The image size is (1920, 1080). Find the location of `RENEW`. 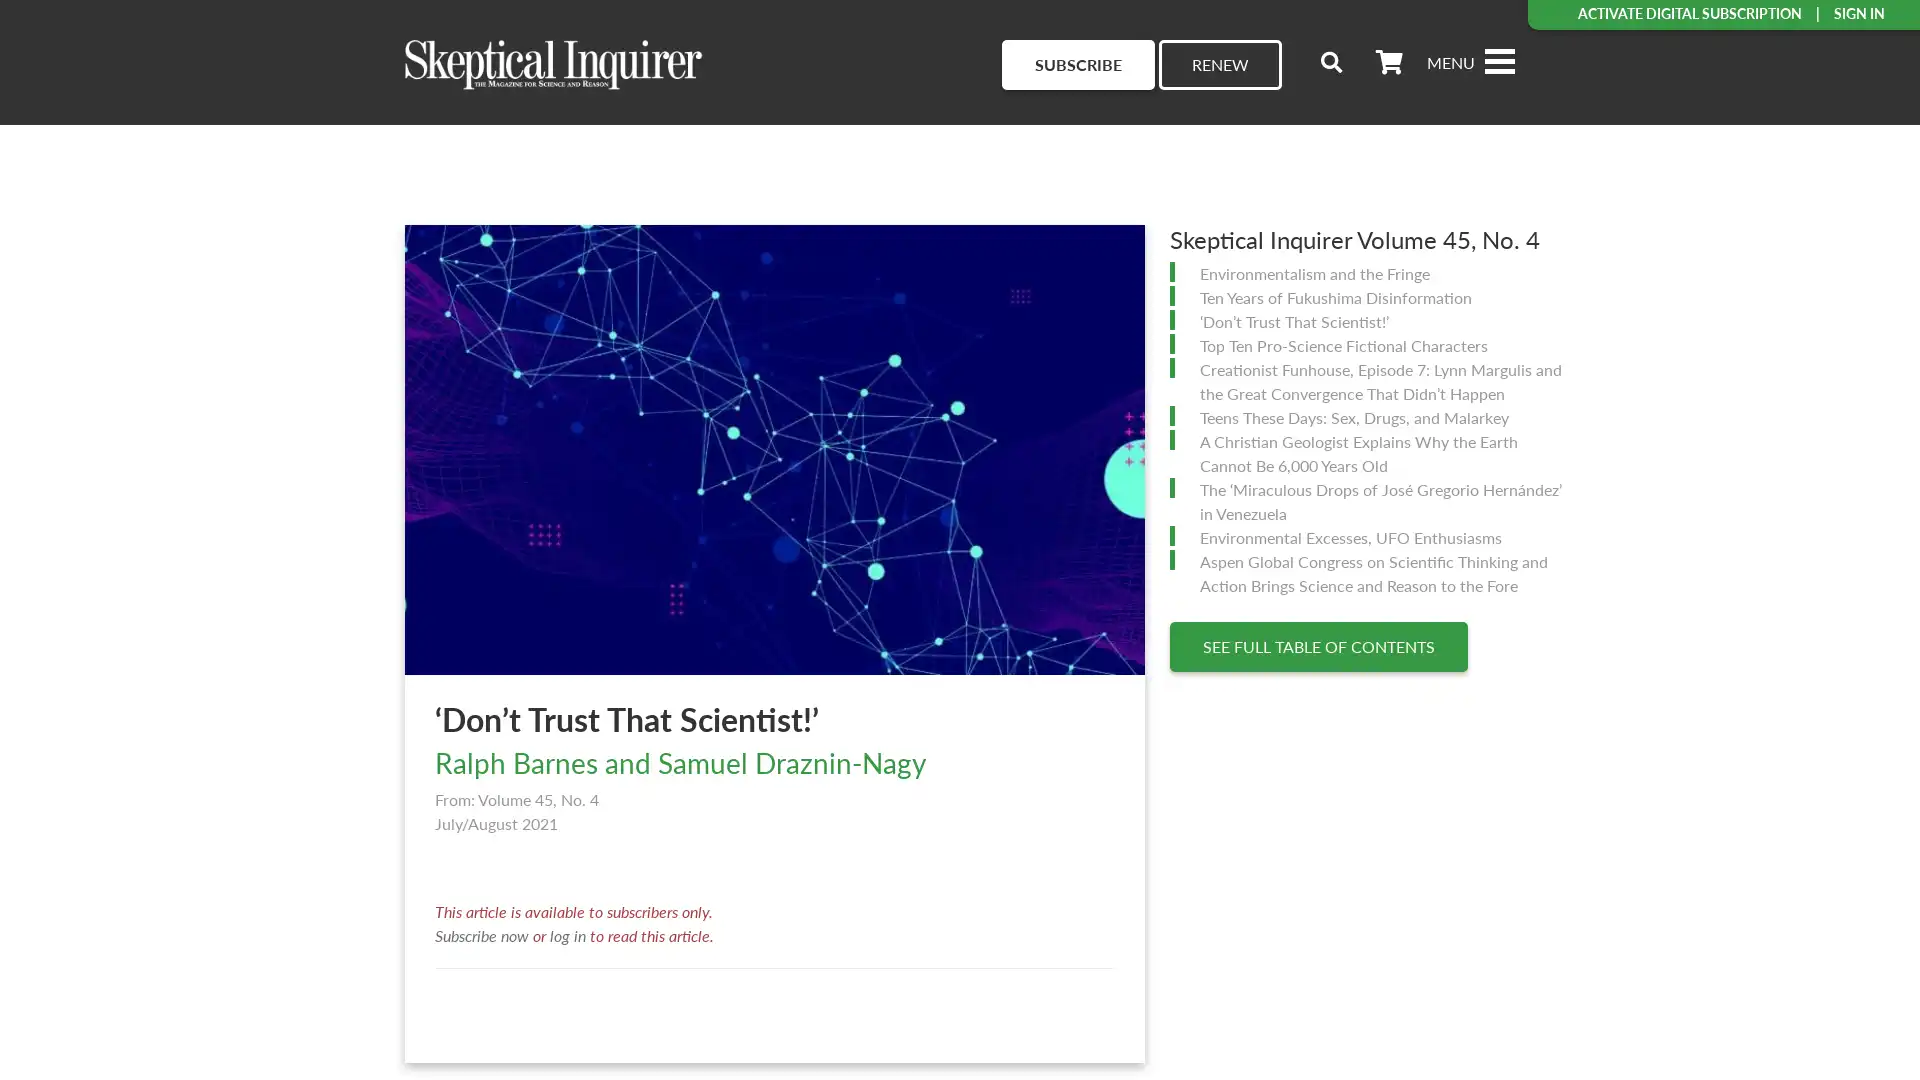

RENEW is located at coordinates (1219, 64).